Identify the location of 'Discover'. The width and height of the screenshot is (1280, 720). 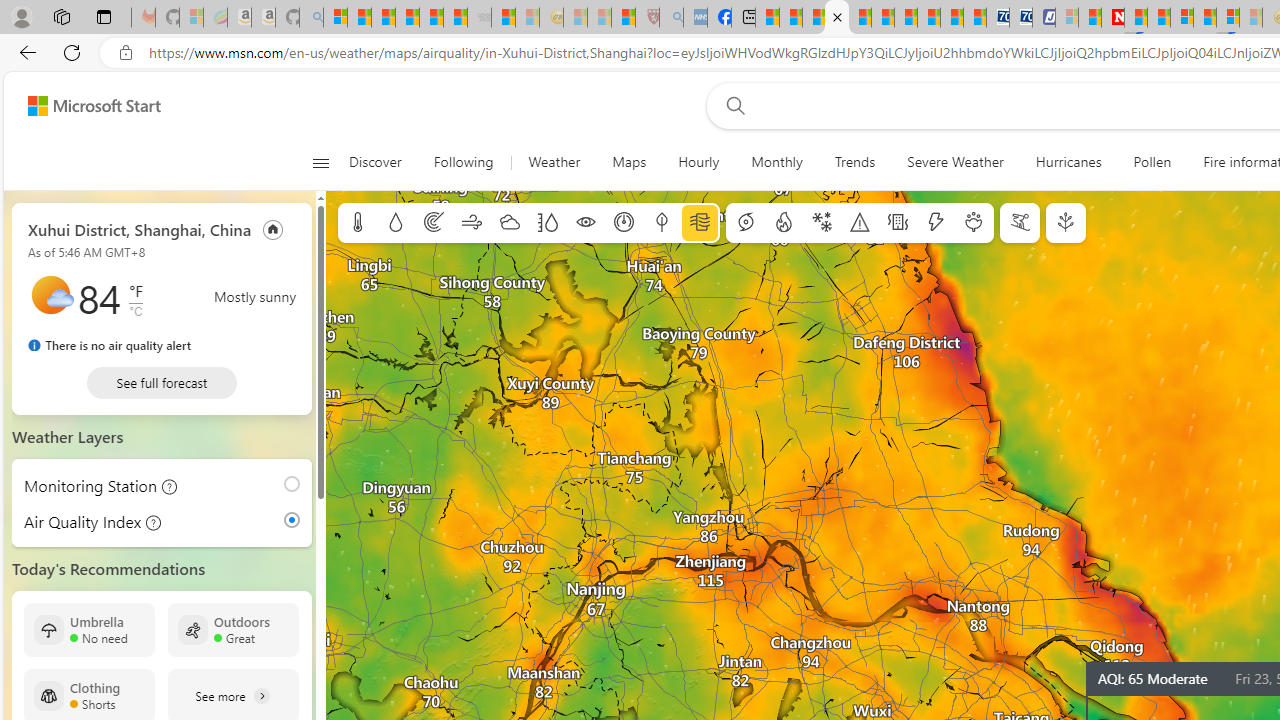
(384, 162).